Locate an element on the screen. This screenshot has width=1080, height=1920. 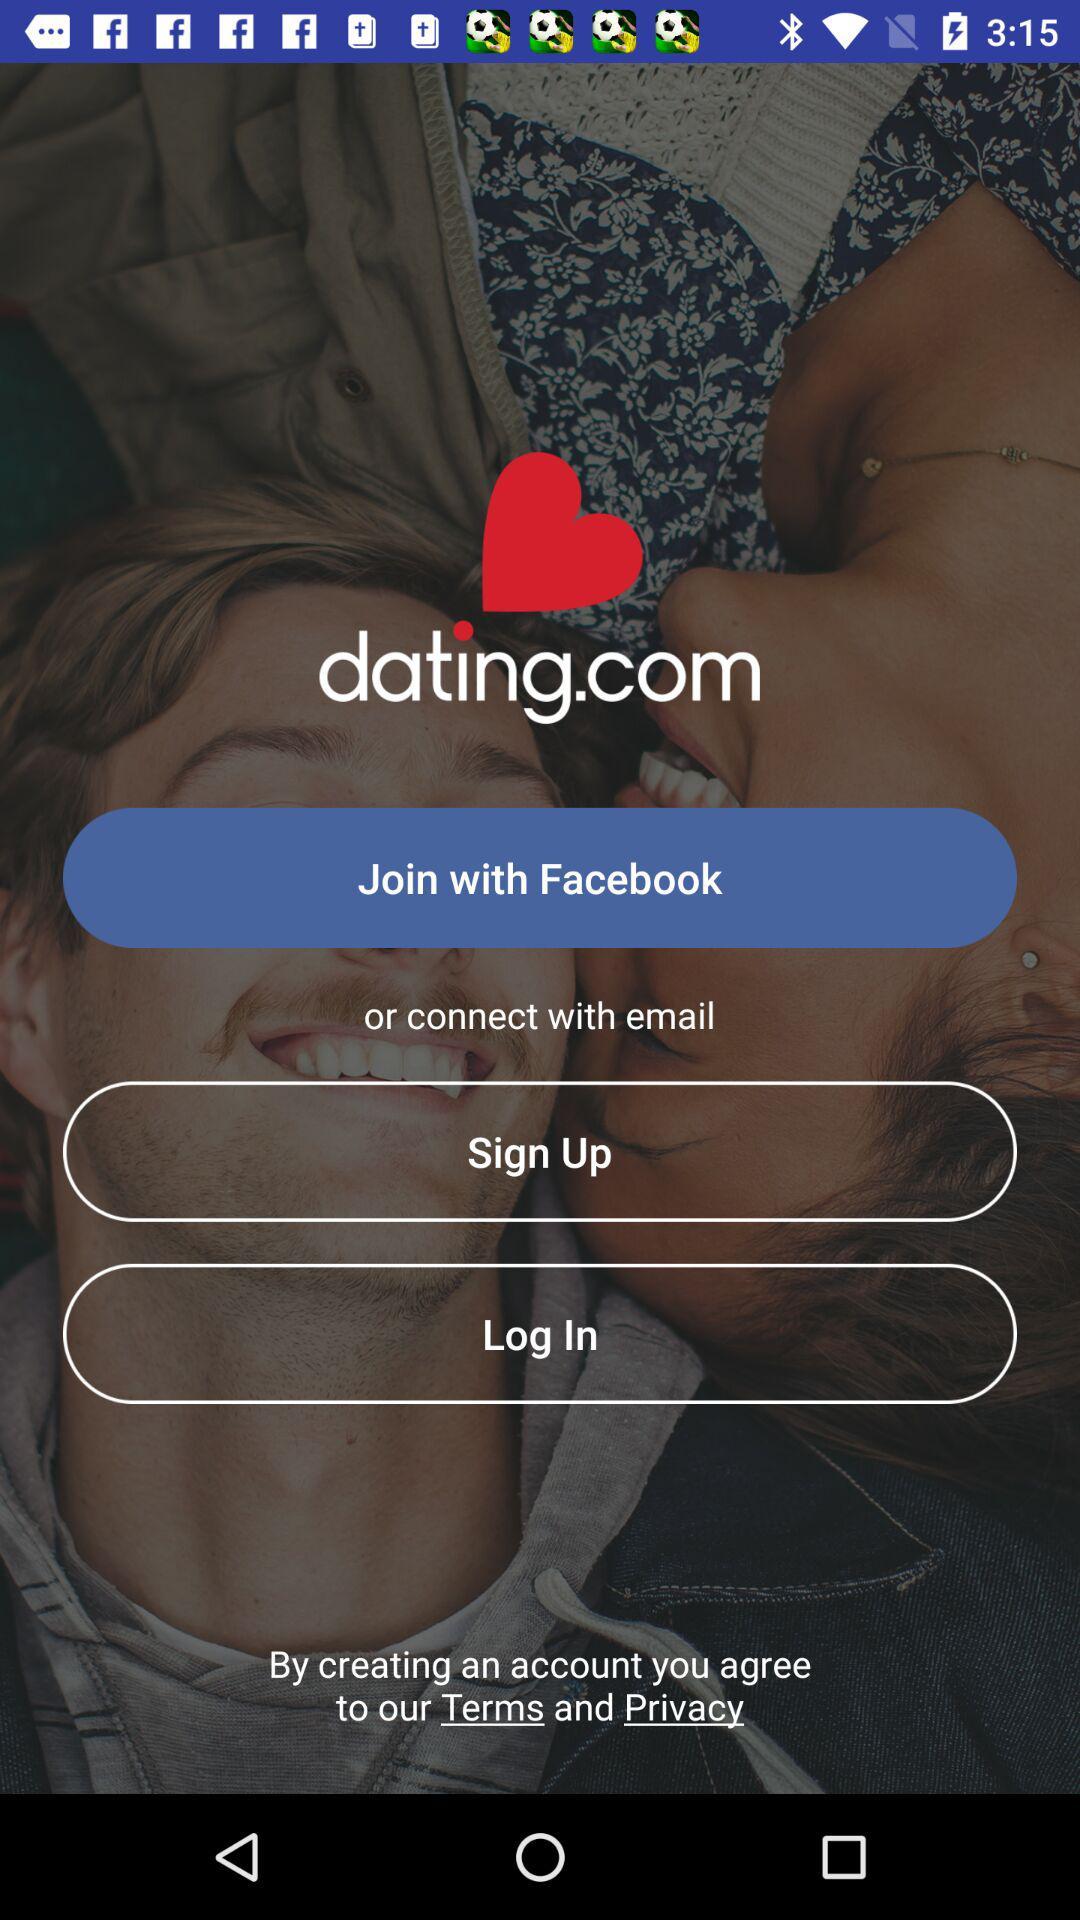
the icon below the or connect with is located at coordinates (540, 1151).